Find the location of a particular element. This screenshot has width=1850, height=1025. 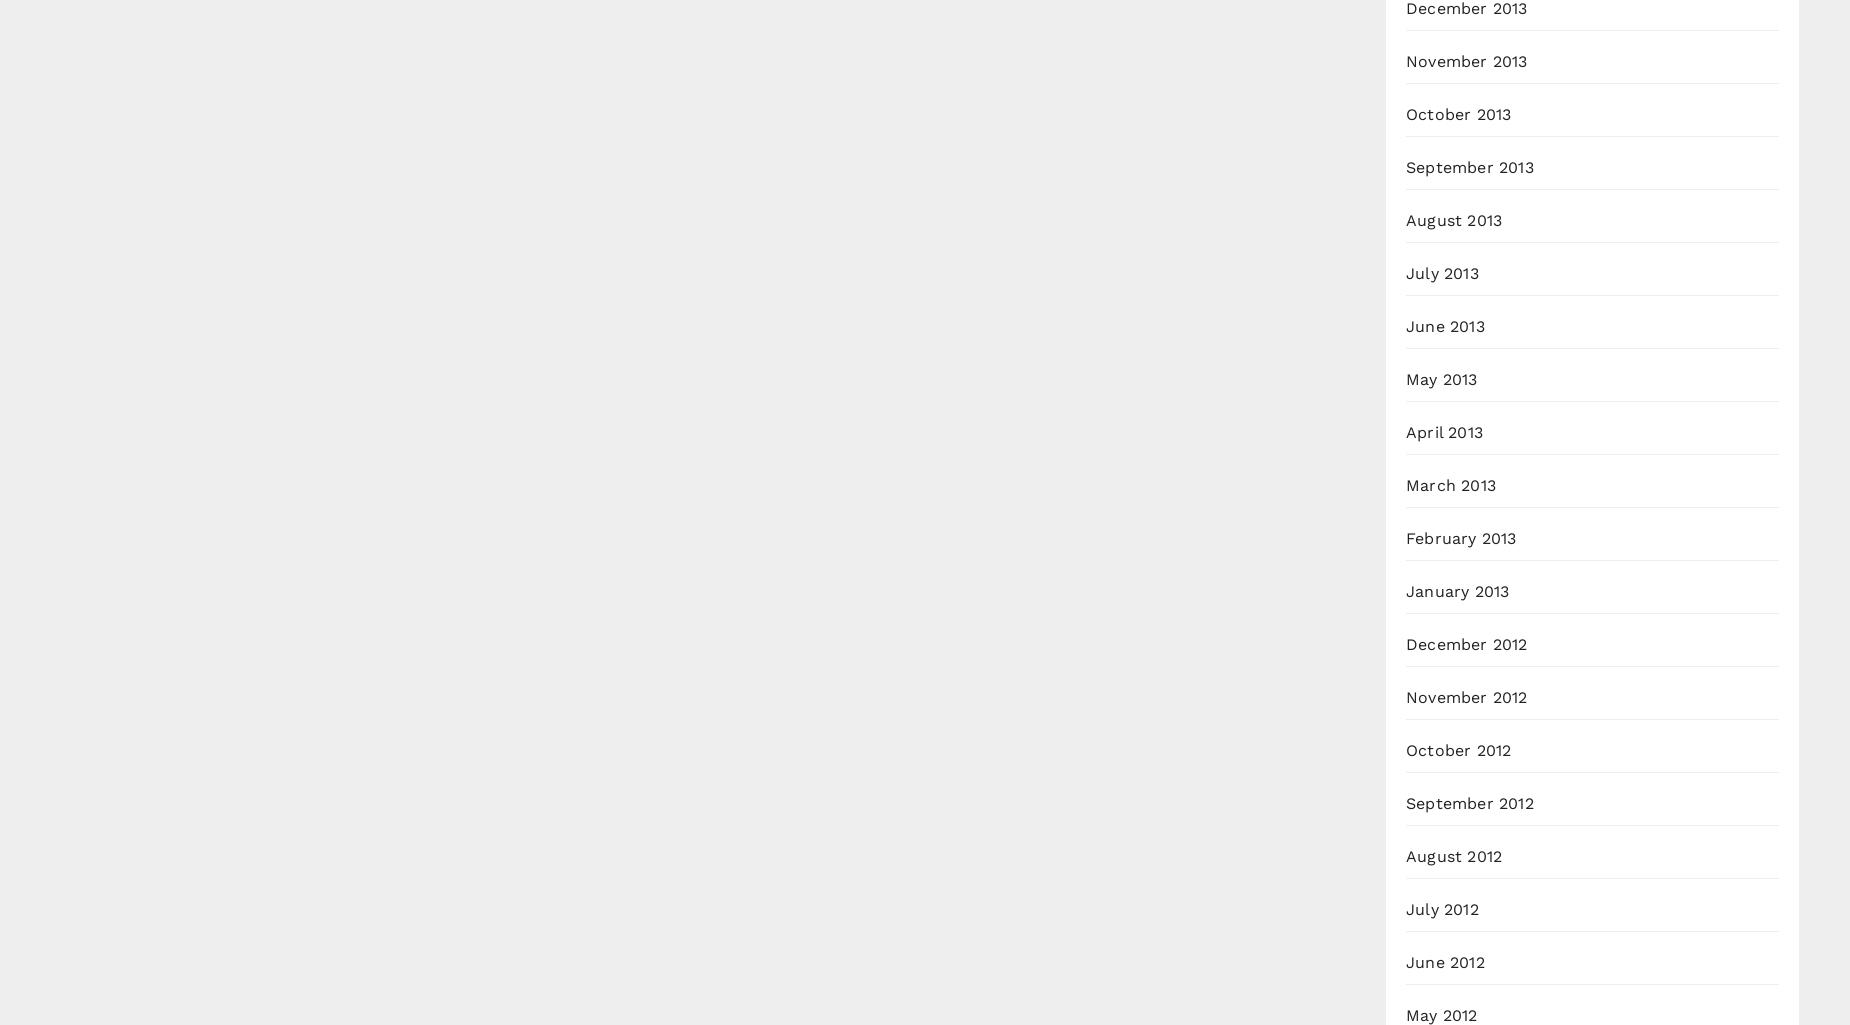

'September 2012' is located at coordinates (1469, 802).